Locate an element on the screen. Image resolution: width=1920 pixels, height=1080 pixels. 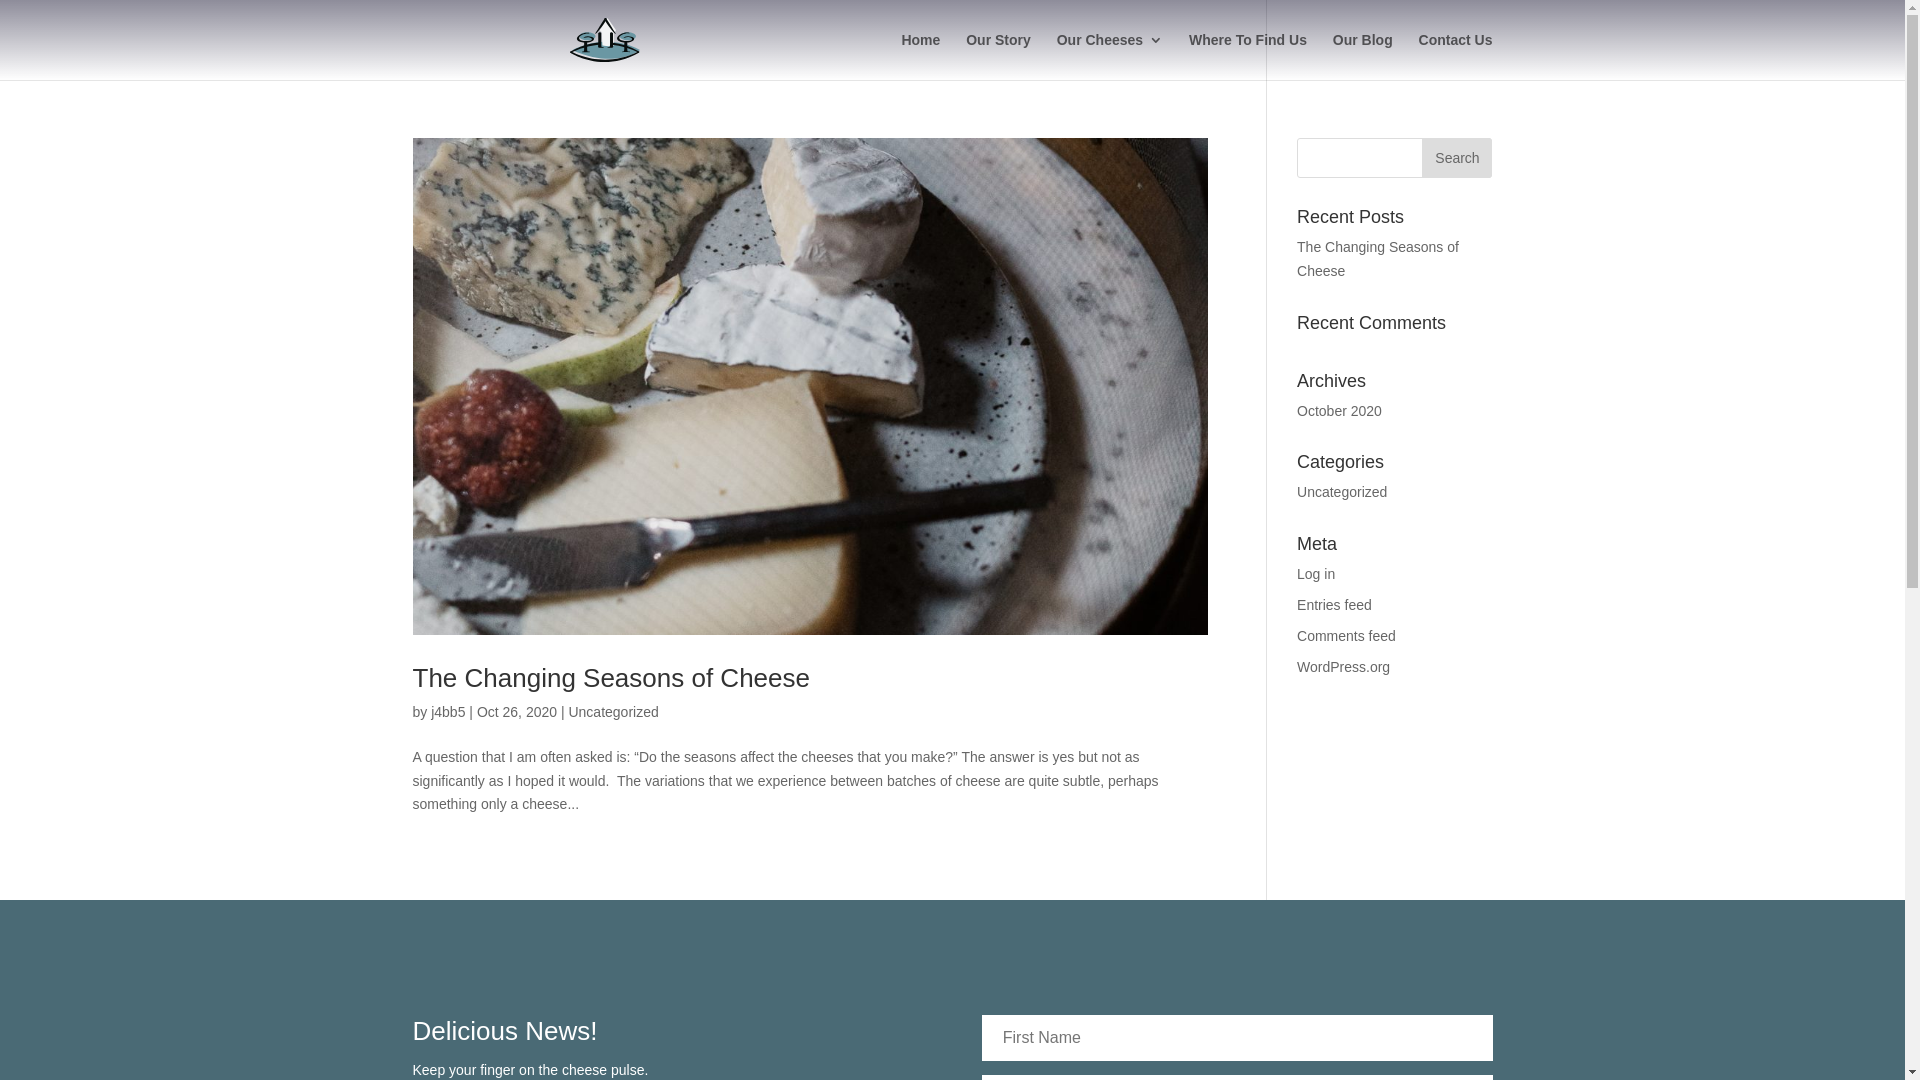
'WordPress.org' is located at coordinates (1343, 667).